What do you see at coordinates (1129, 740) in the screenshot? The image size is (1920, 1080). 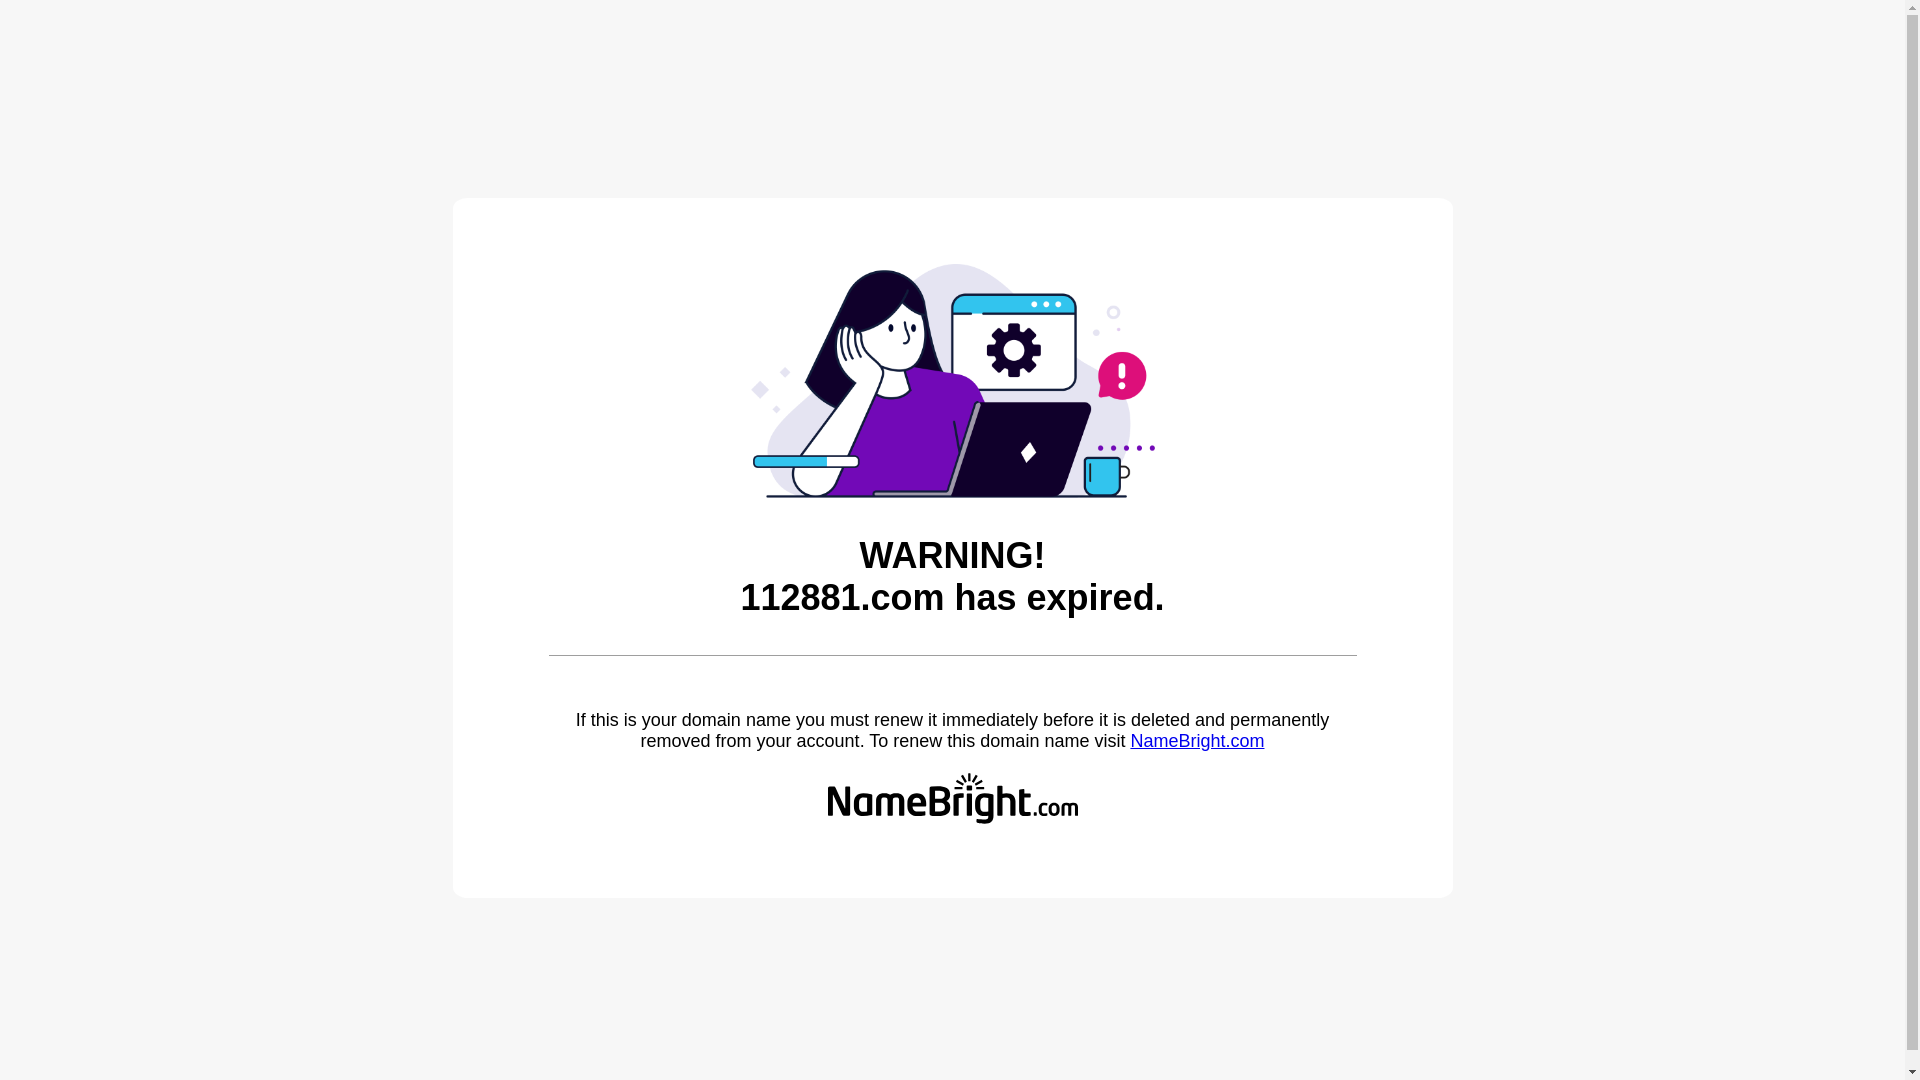 I see `'NameBright.com'` at bounding box center [1129, 740].